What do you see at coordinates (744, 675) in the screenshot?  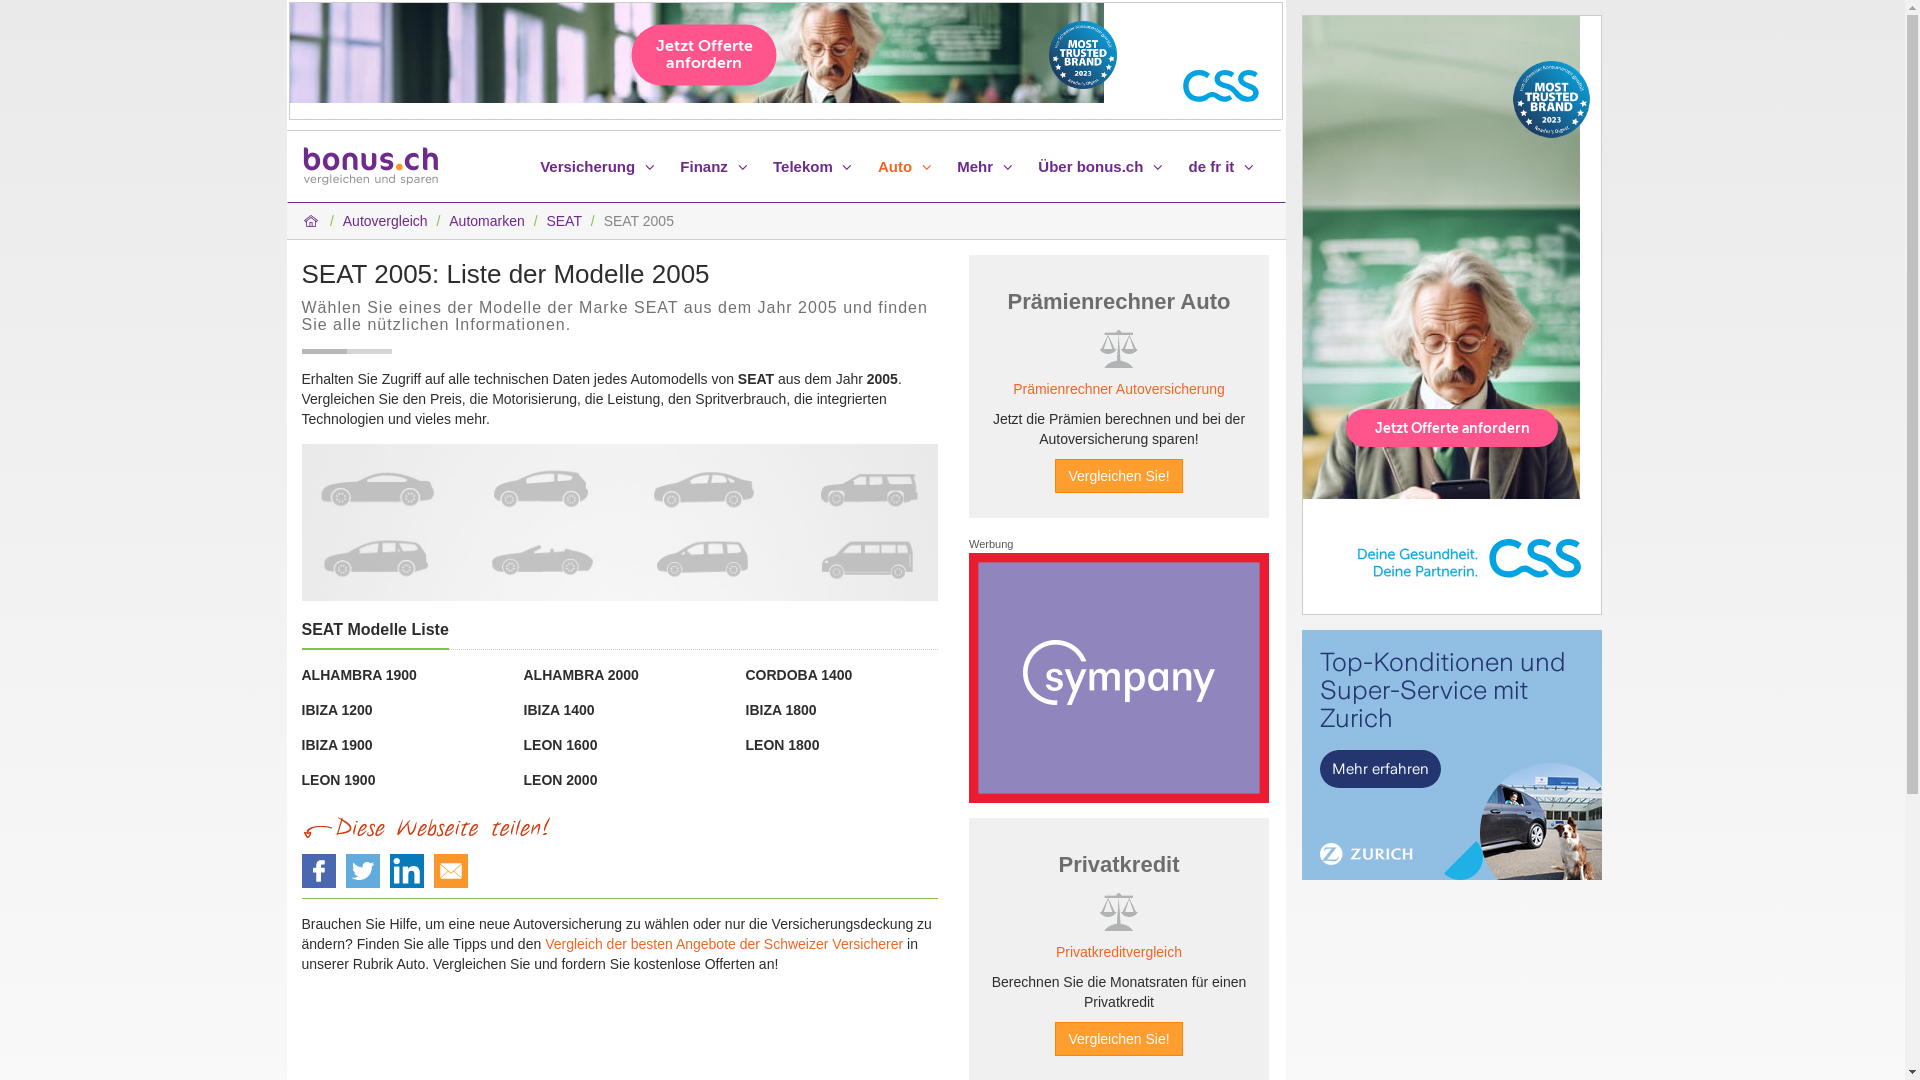 I see `'CORDOBA 1400'` at bounding box center [744, 675].